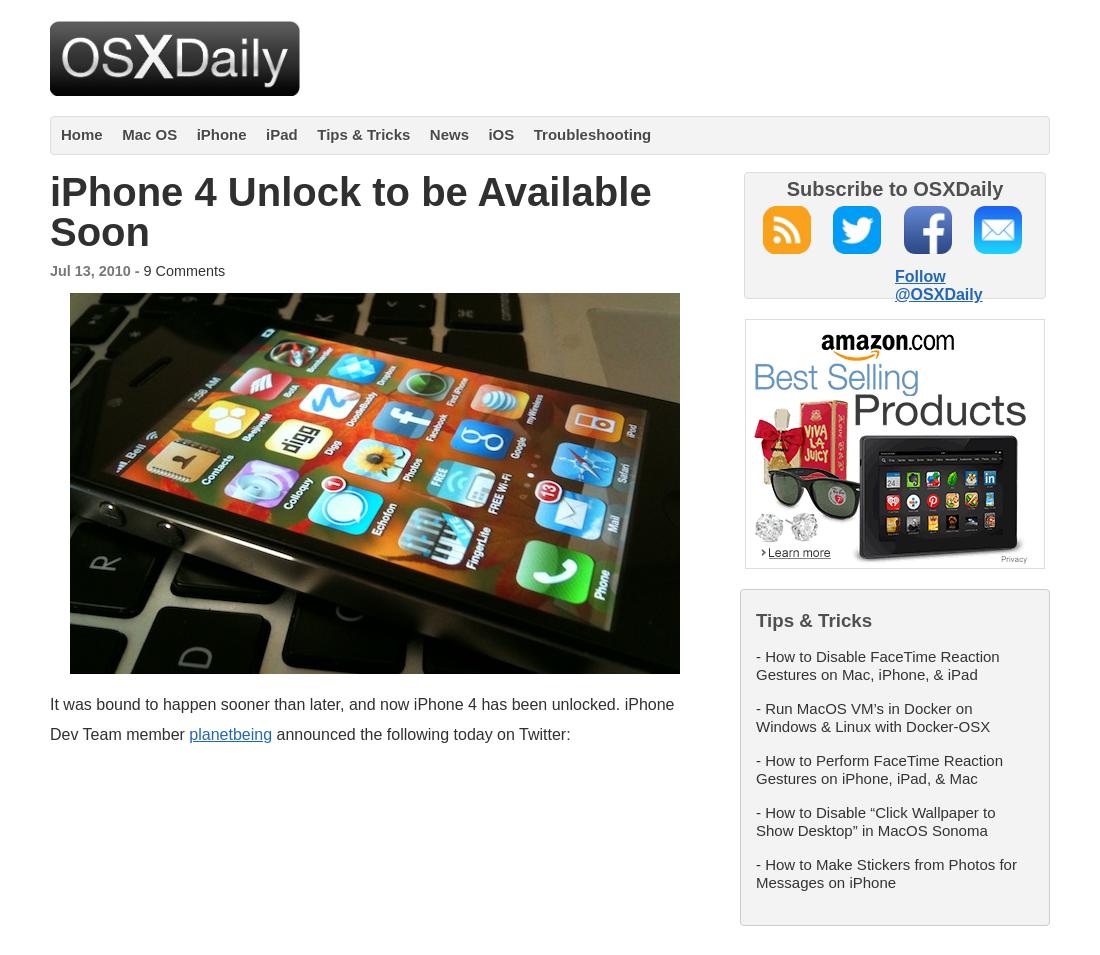 This screenshot has height=955, width=1100. Describe the element at coordinates (350, 210) in the screenshot. I see `'iPhone 4 Unlock to be Available Soon'` at that location.